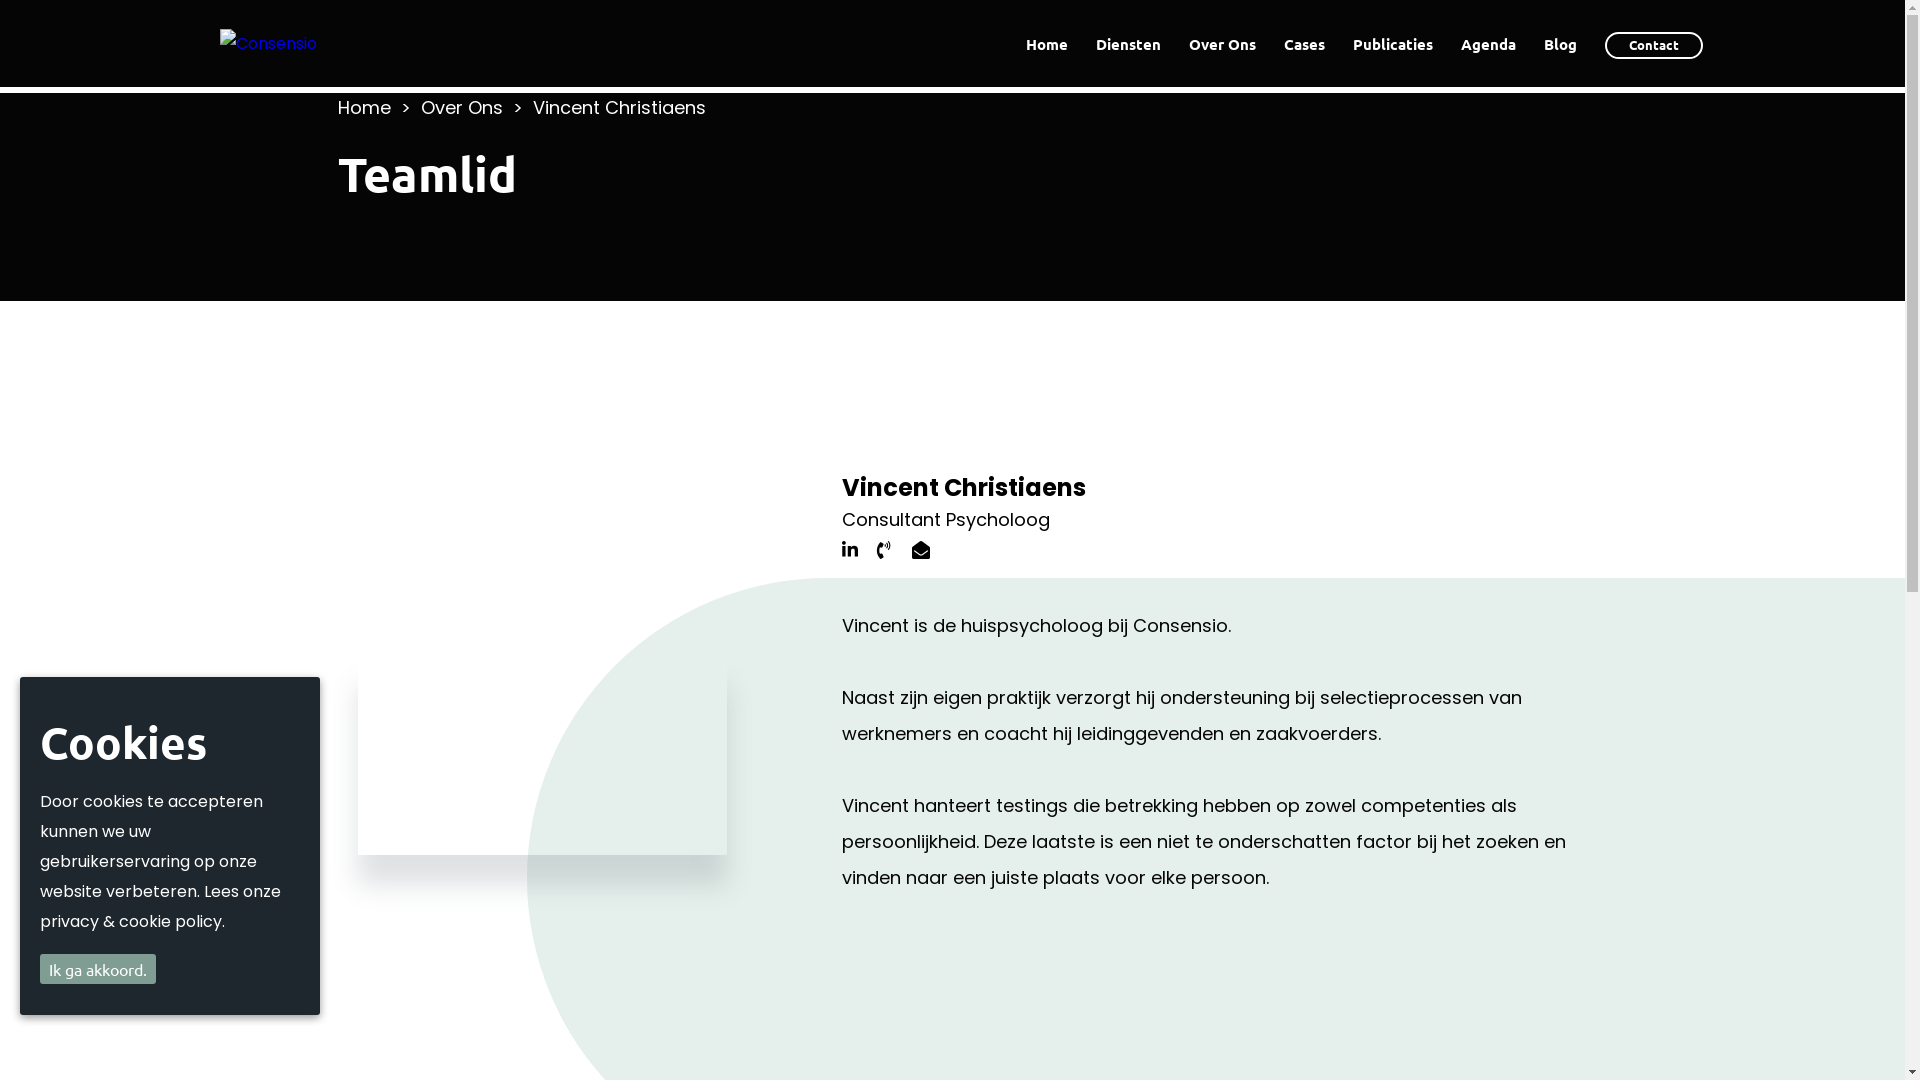  I want to click on 'Blog', so click(1559, 42).